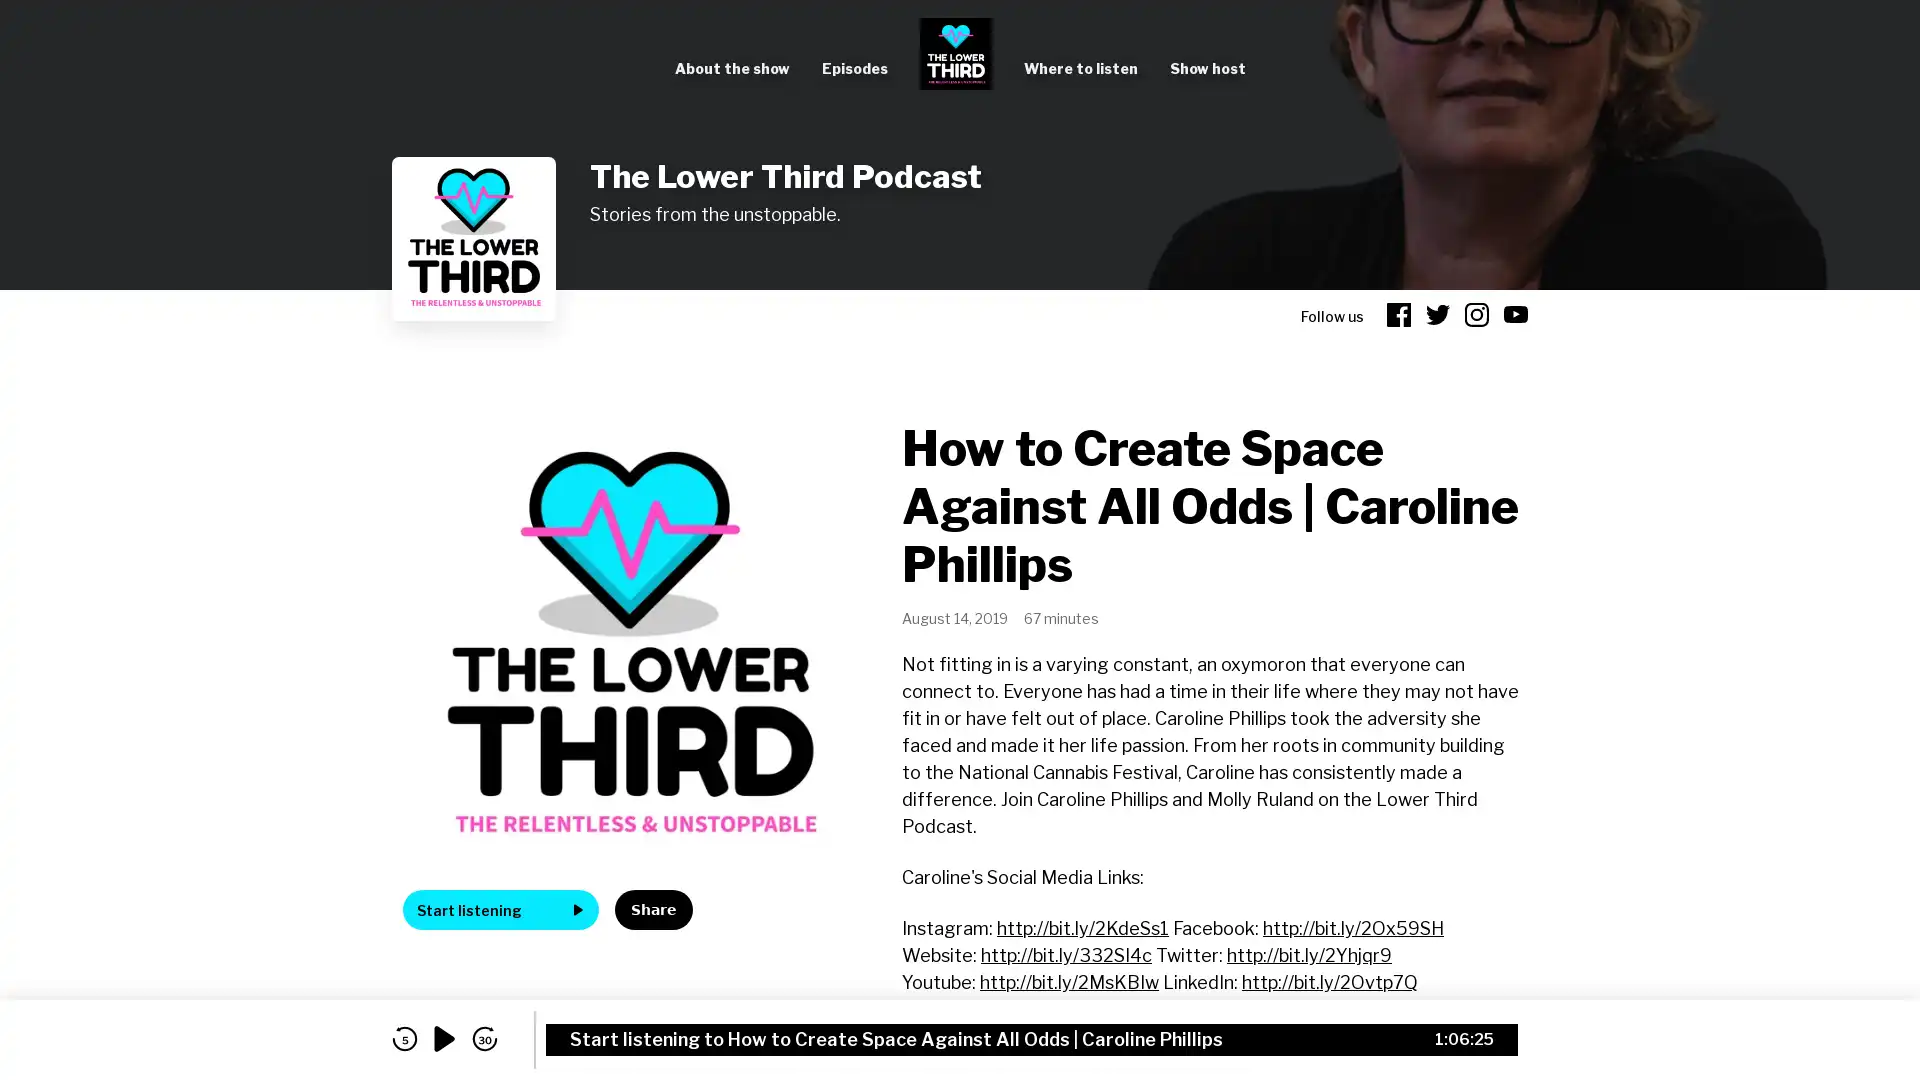  What do you see at coordinates (484, 1038) in the screenshot?
I see `skip forward 30 seconds` at bounding box center [484, 1038].